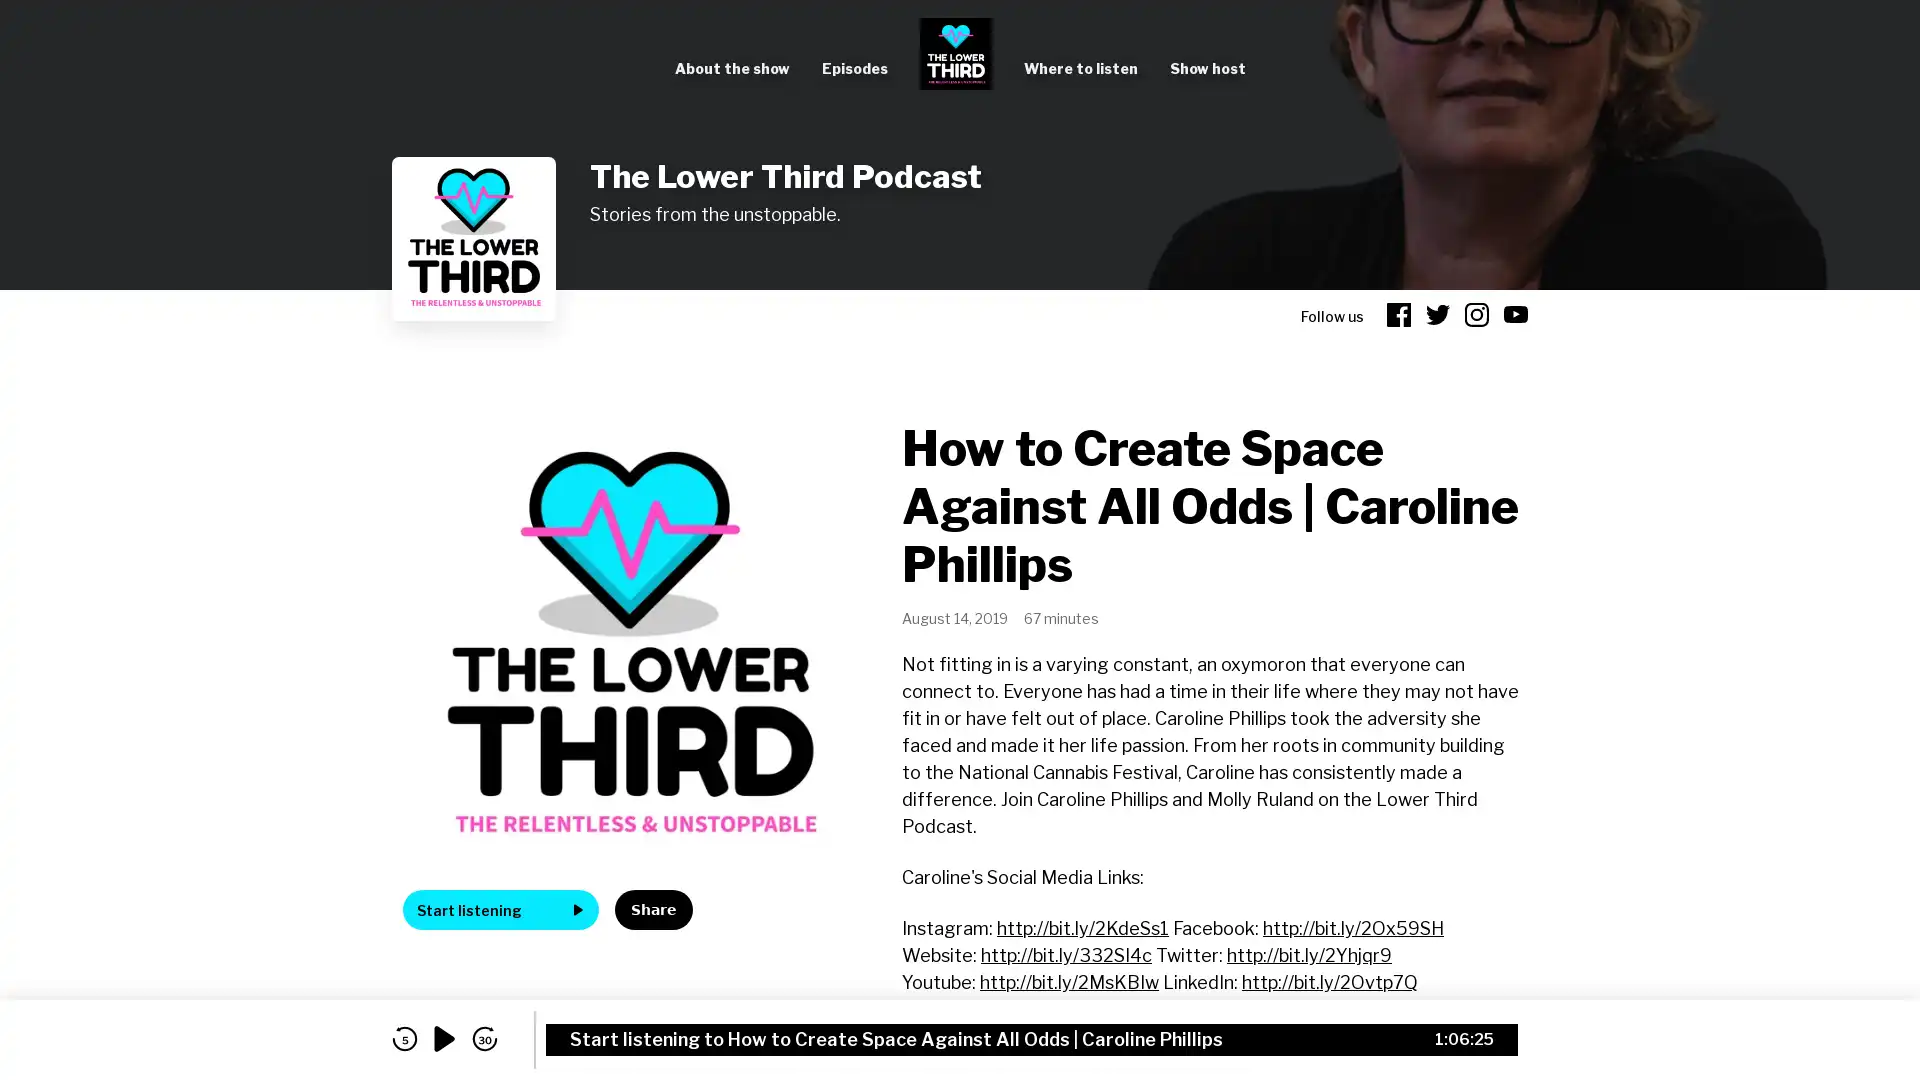  What do you see at coordinates (484, 1038) in the screenshot?
I see `skip forward 30 seconds` at bounding box center [484, 1038].